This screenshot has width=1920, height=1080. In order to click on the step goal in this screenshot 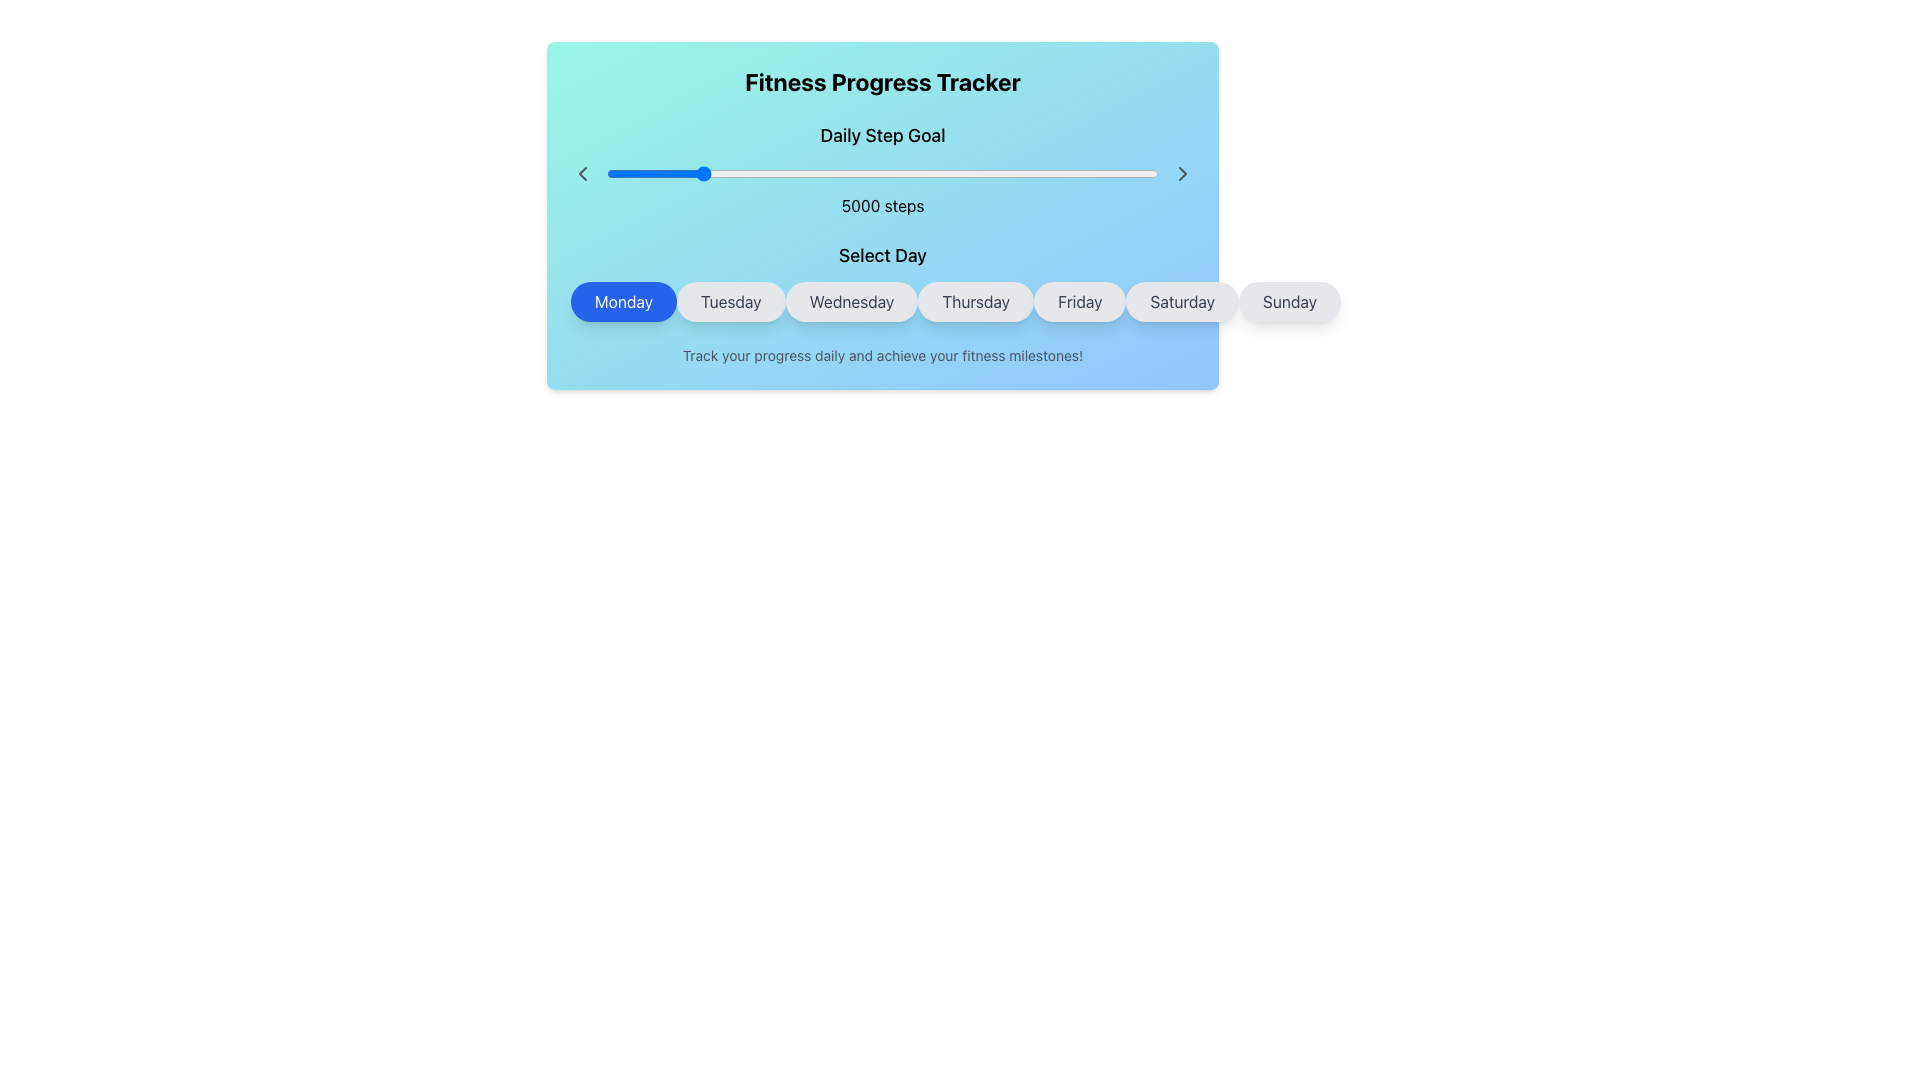, I will do `click(1023, 172)`.